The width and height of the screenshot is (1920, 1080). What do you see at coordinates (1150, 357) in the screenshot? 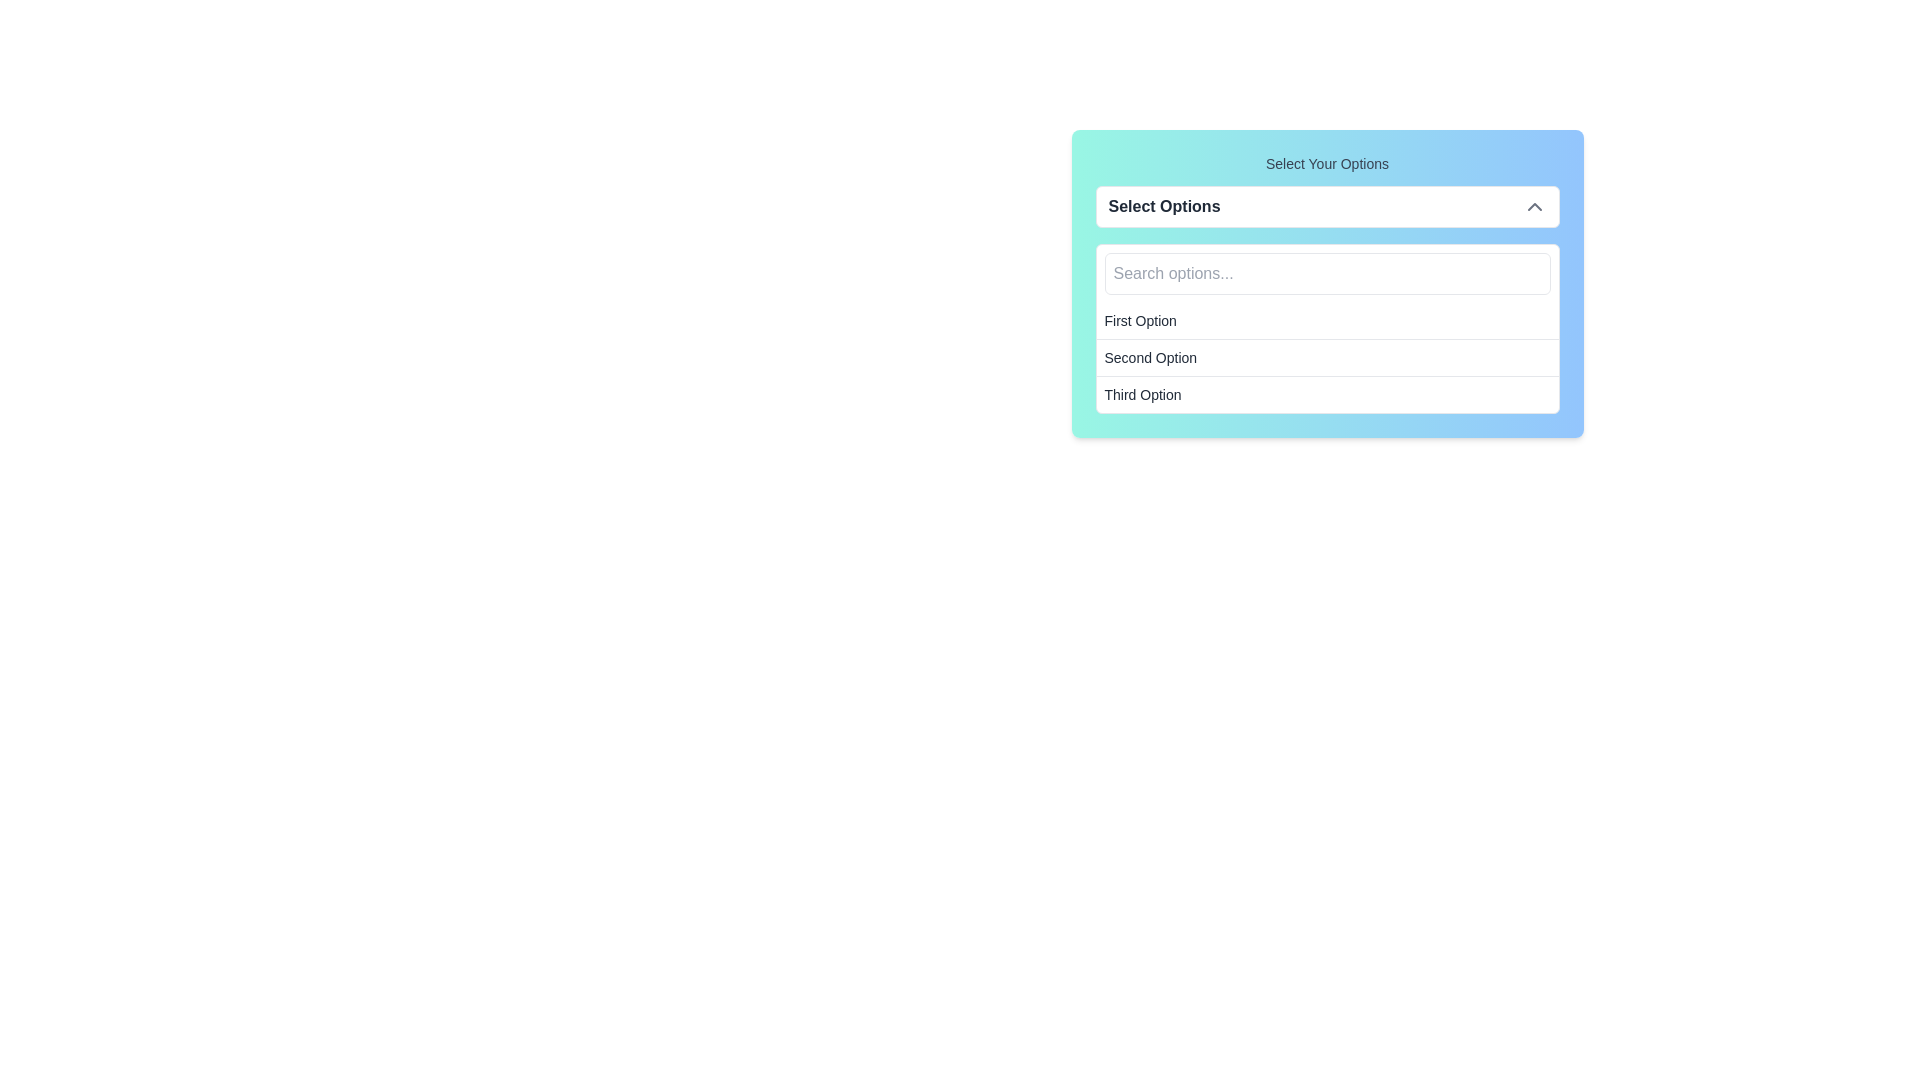
I see `text from the Text Label that contains the words 'Second Option', which is styled in bold and dark gray, located below the 'First Option' in the dropdown menu` at bounding box center [1150, 357].